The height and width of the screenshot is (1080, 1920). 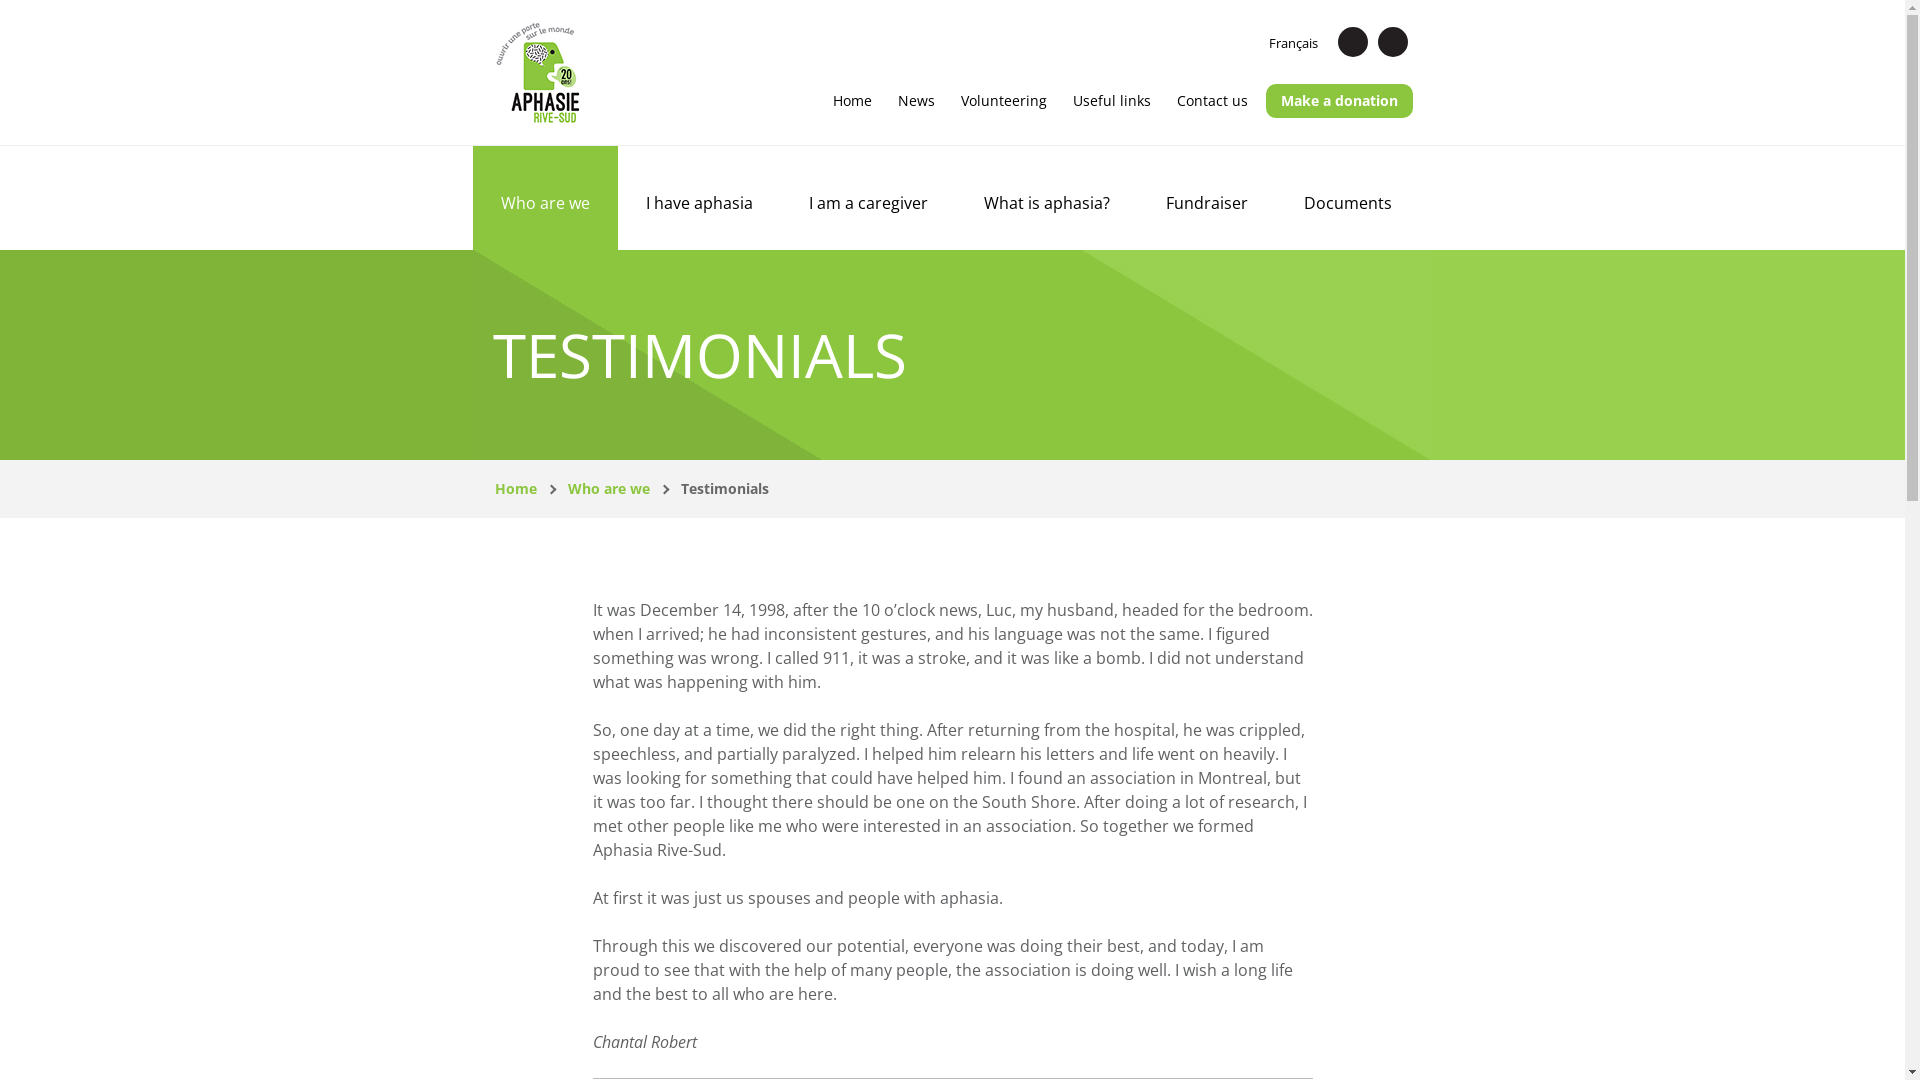 I want to click on 'Volunteering', so click(x=1003, y=101).